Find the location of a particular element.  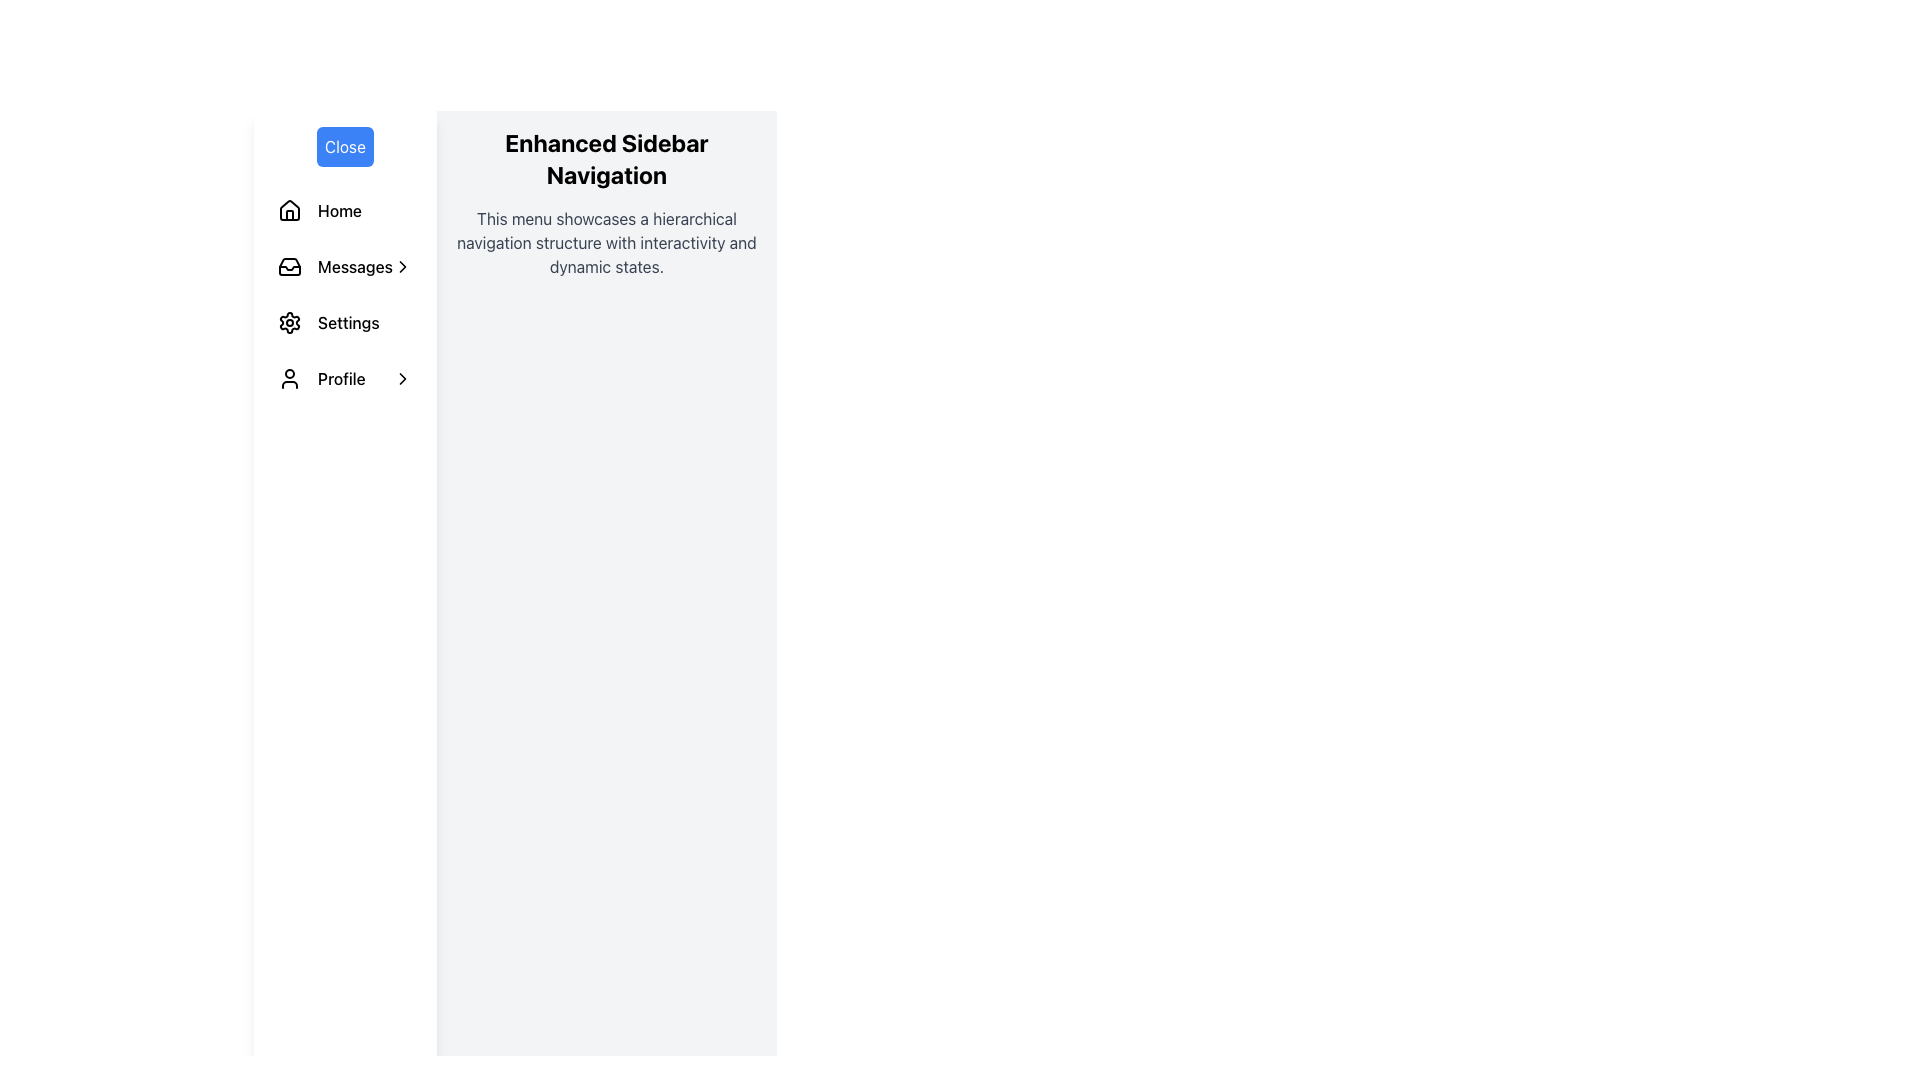

the 'Messages' icon in the sidebar is located at coordinates (288, 265).